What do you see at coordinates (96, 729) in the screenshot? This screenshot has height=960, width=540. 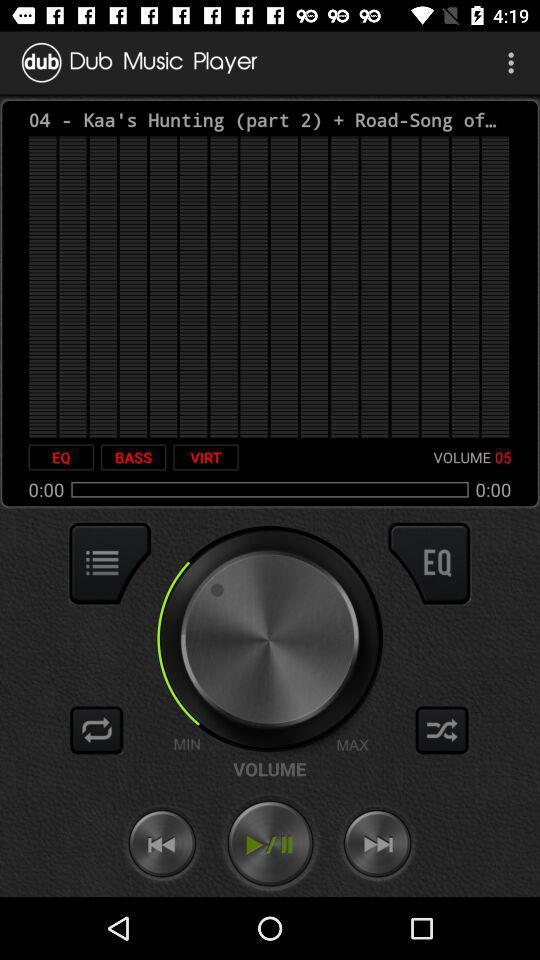 I see `repeat` at bounding box center [96, 729].